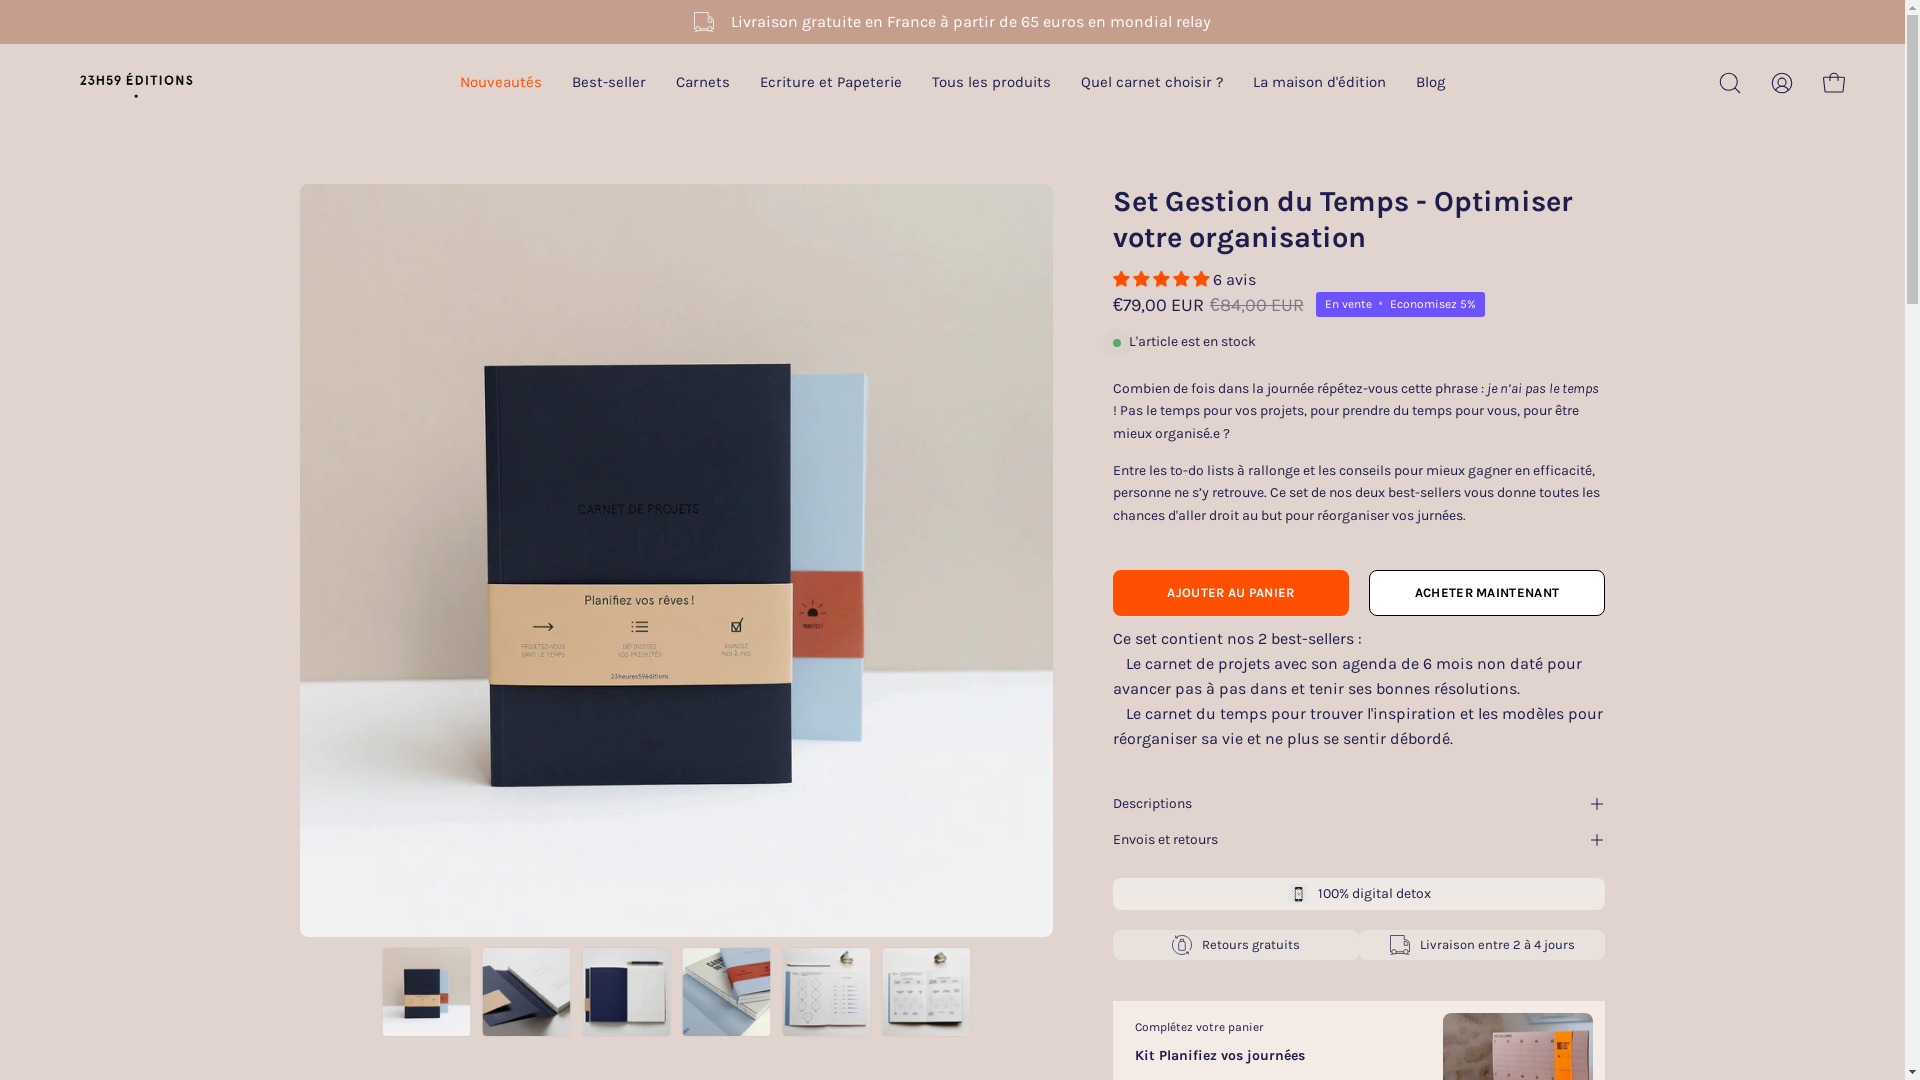 The image size is (1920, 1080). What do you see at coordinates (1781, 82) in the screenshot?
I see `'Mon compte'` at bounding box center [1781, 82].